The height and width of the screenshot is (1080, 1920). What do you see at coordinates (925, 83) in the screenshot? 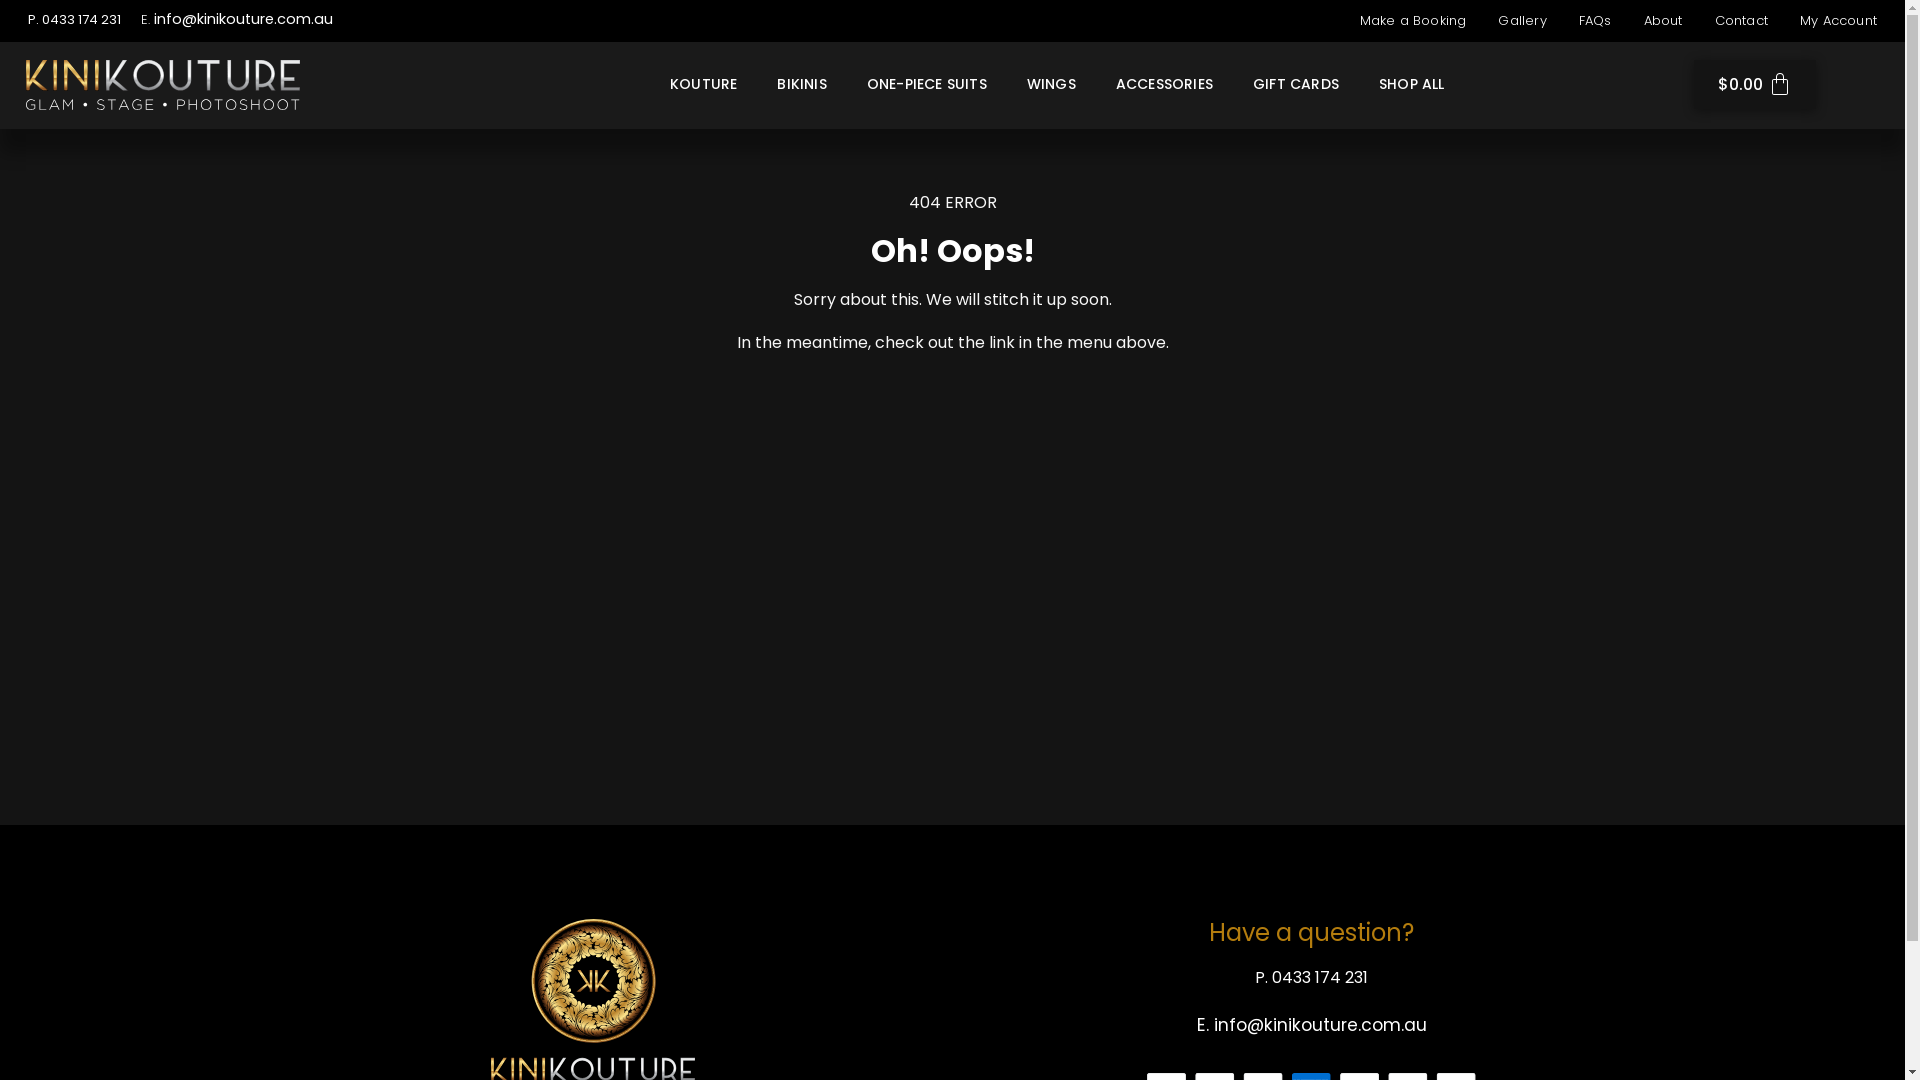
I see `'ONE-PIECE SUITS'` at bounding box center [925, 83].